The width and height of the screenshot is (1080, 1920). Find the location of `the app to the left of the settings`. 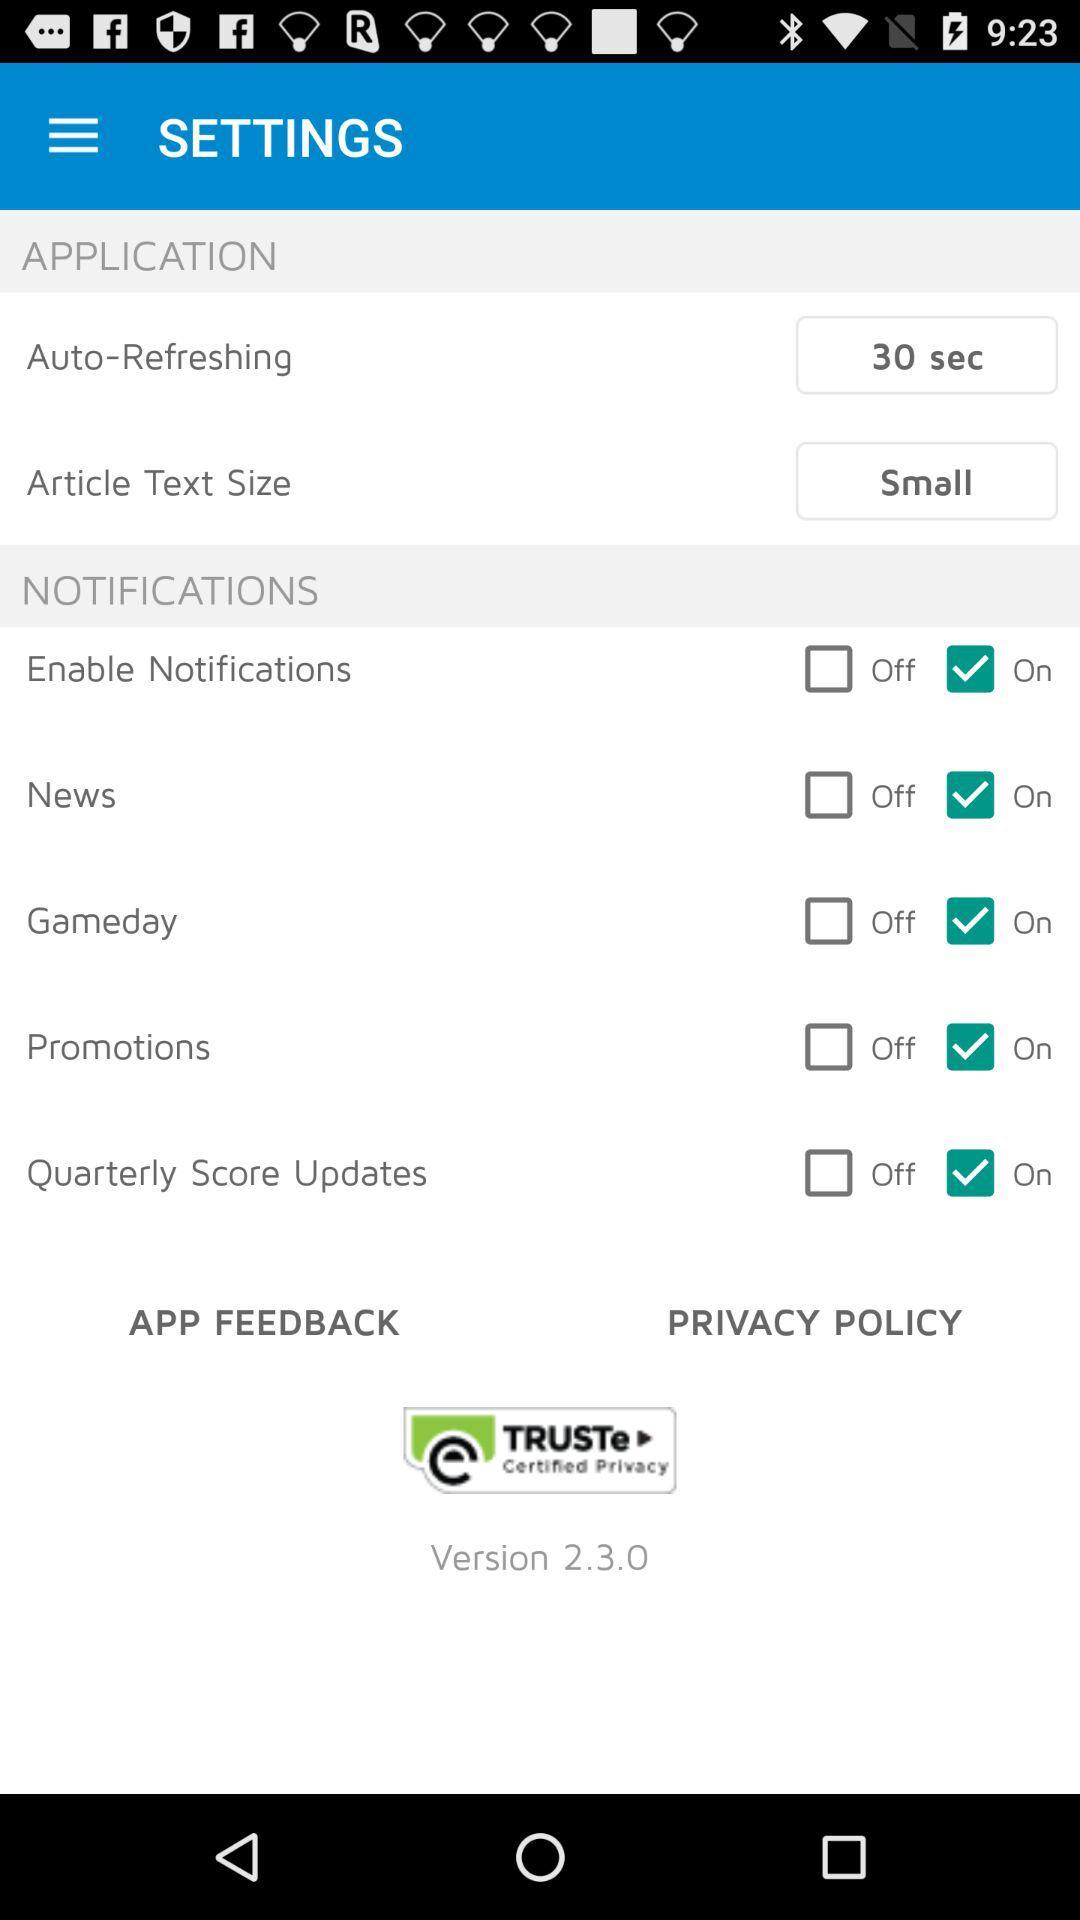

the app to the left of the settings is located at coordinates (72, 135).